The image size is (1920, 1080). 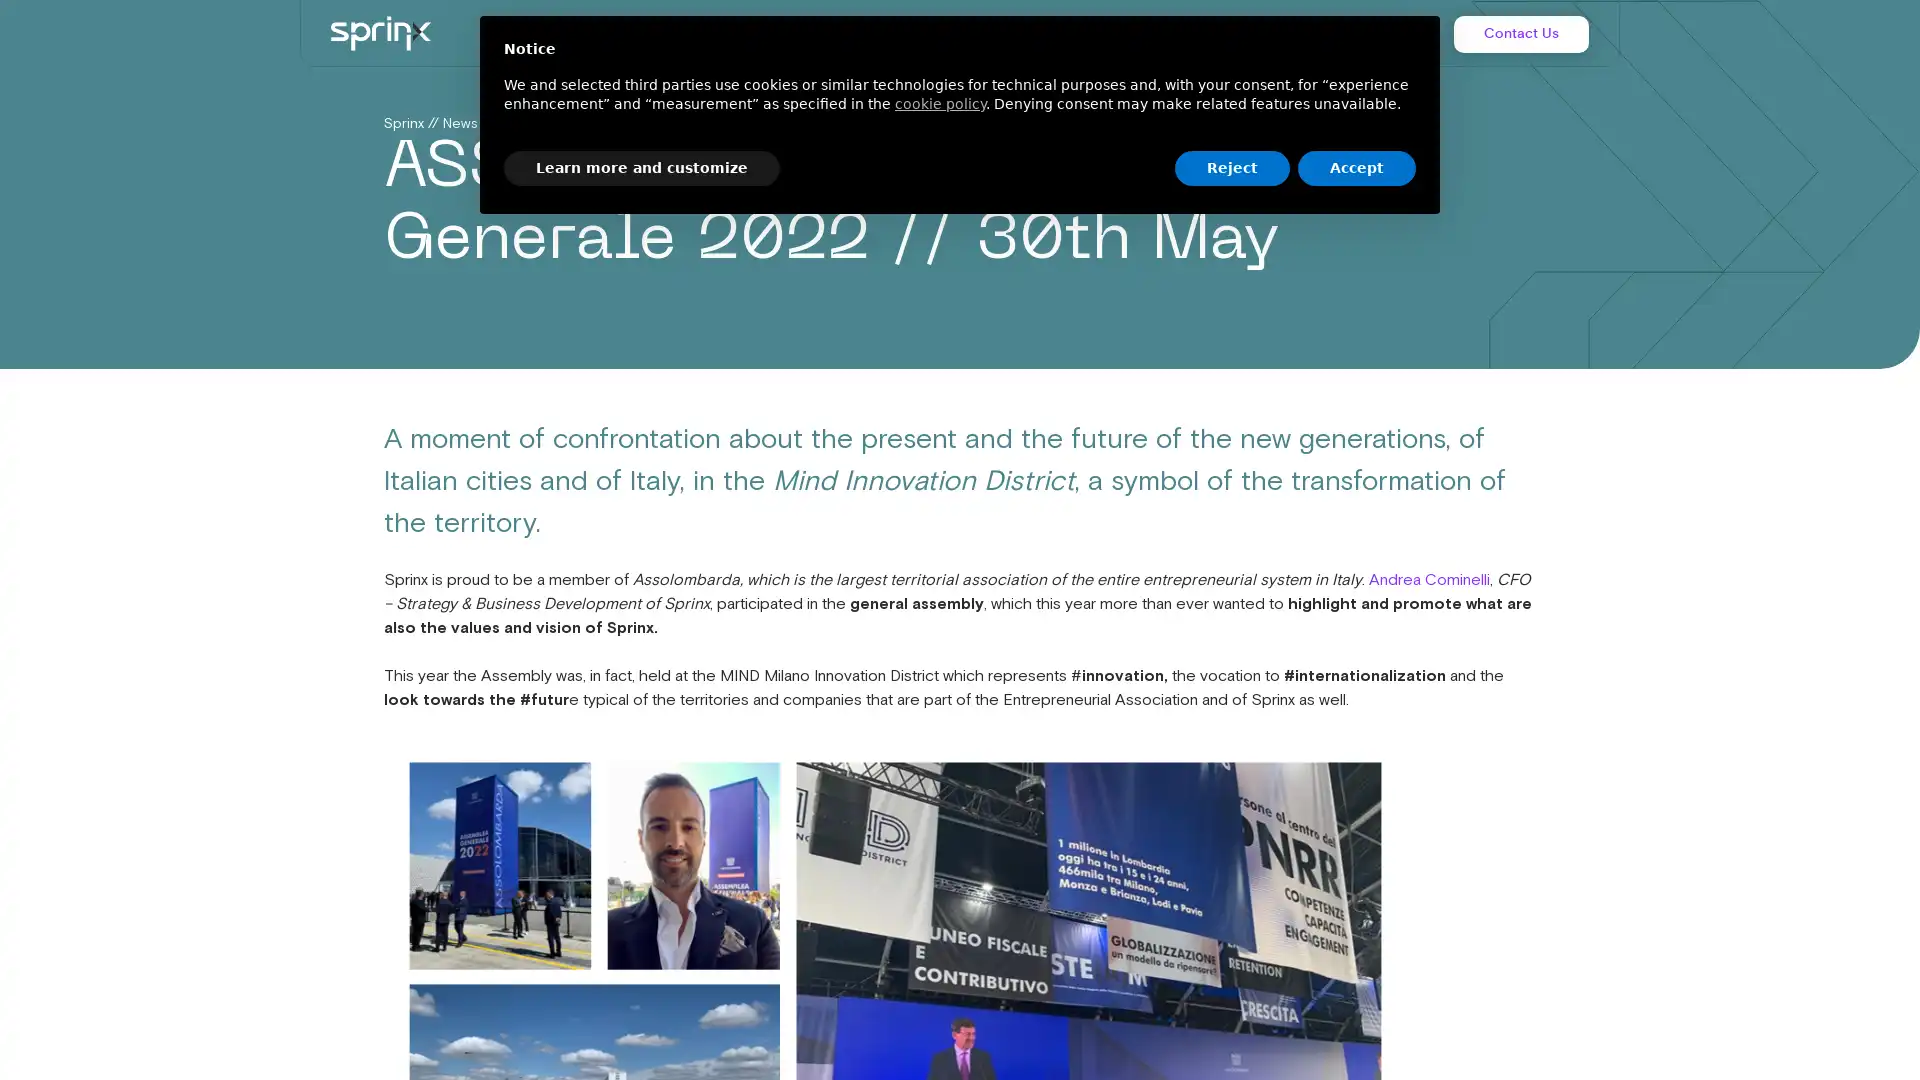 I want to click on Accept, so click(x=1357, y=167).